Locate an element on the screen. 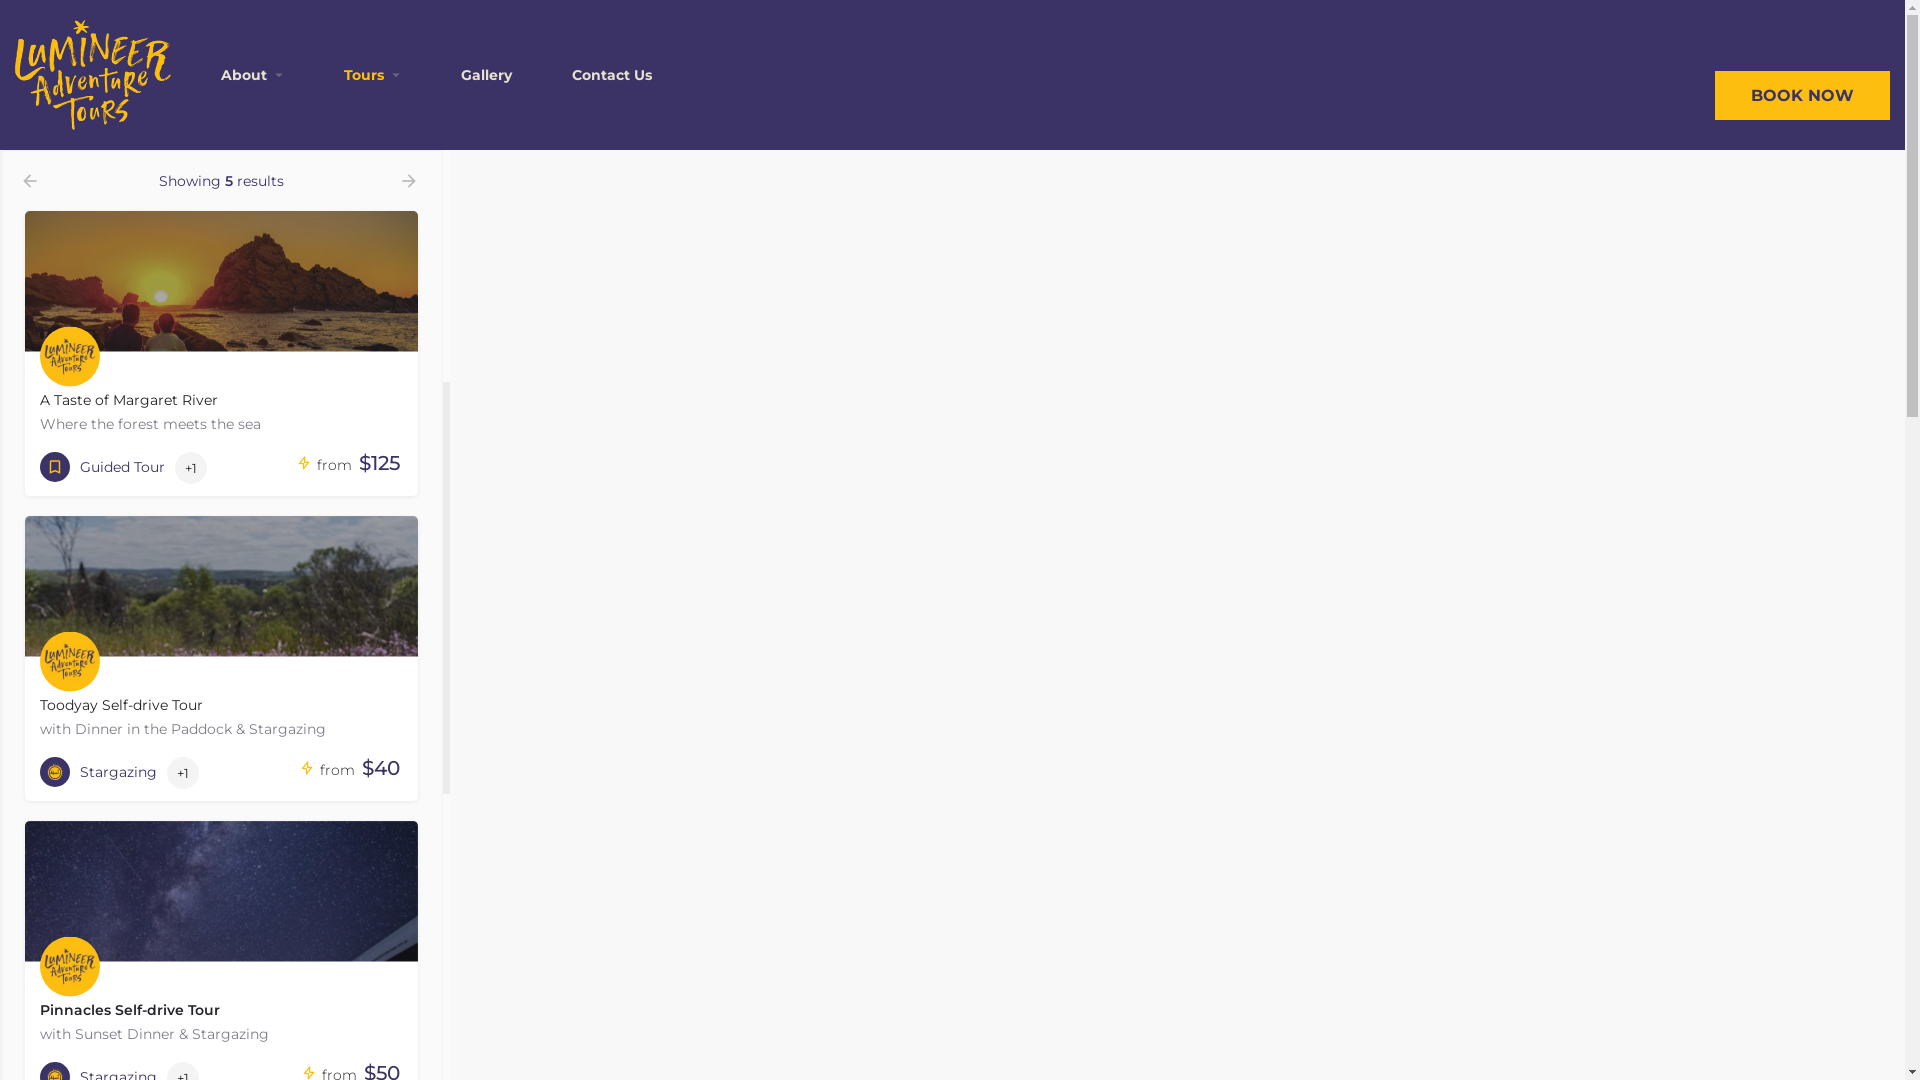  'A Taste of Margaret River is located at coordinates (24, 325).